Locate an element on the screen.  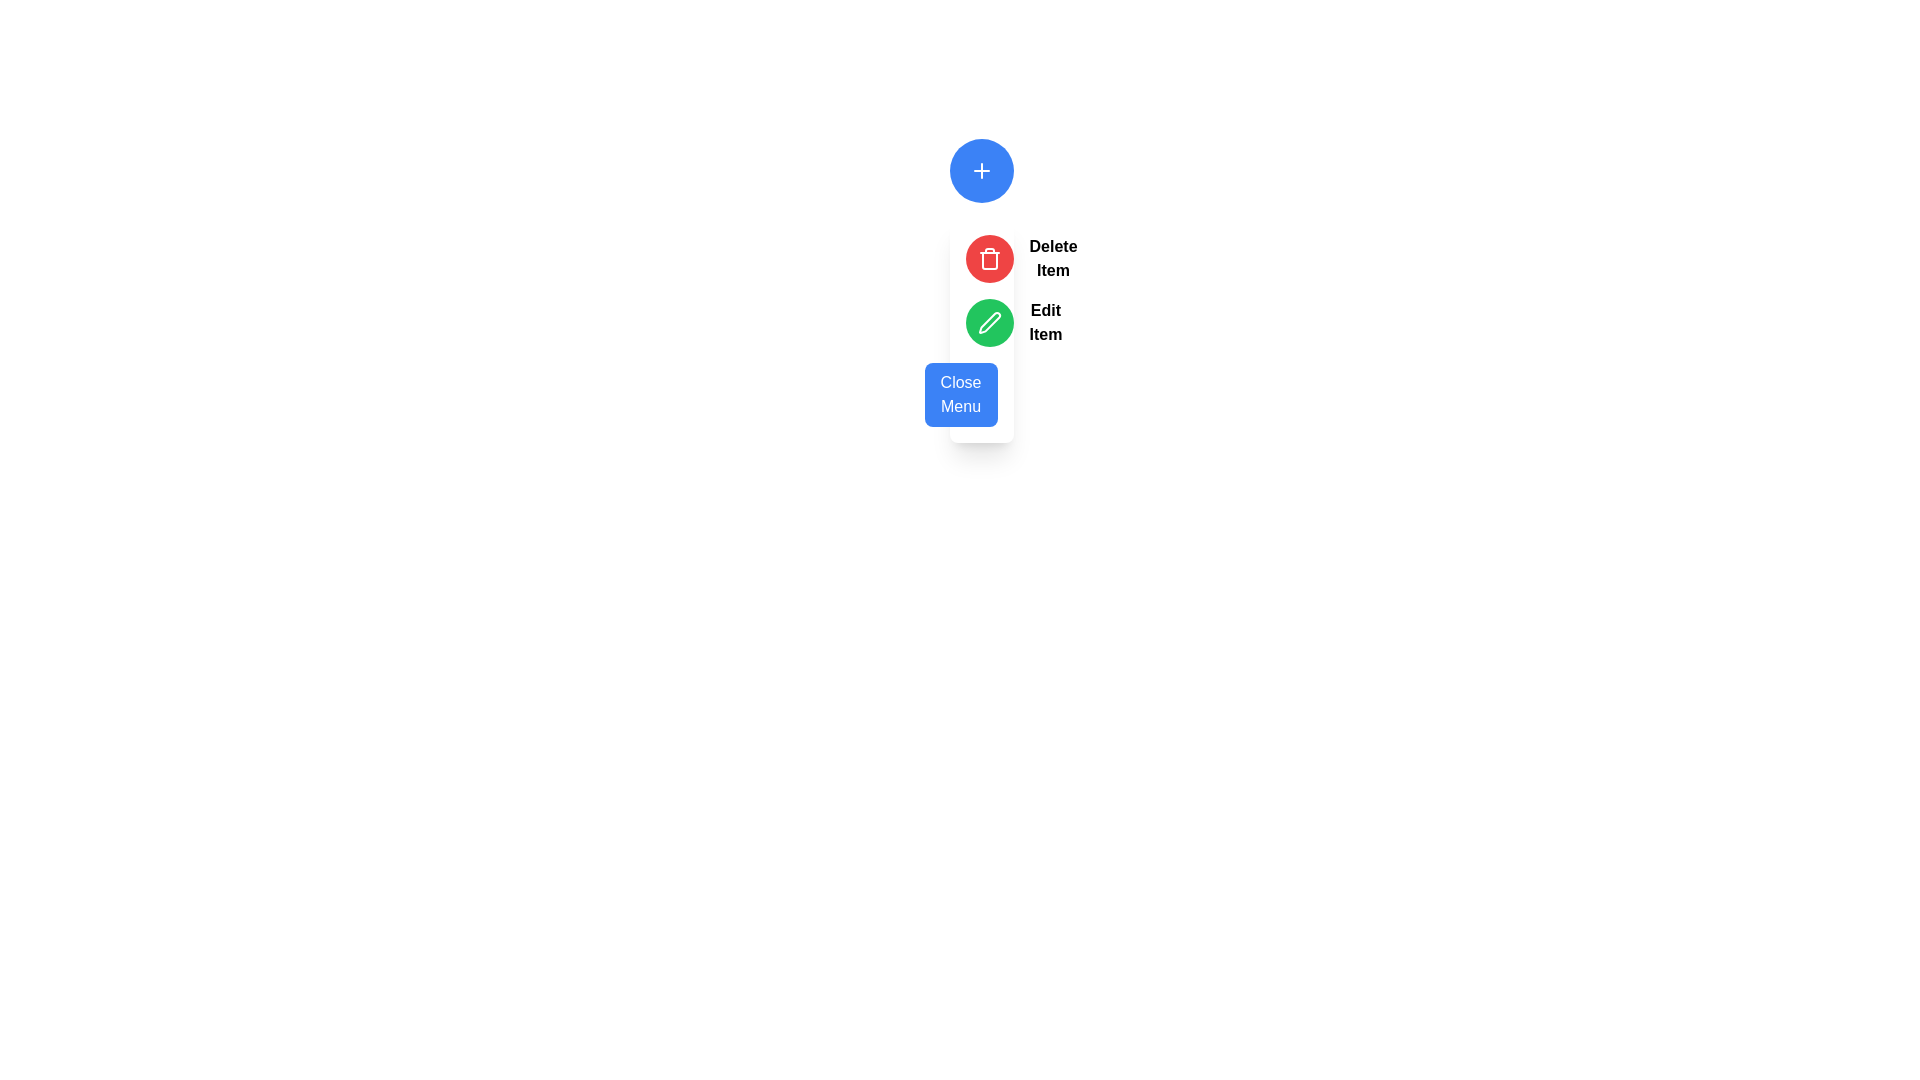
the red circular button with a white trash icon is located at coordinates (981, 257).